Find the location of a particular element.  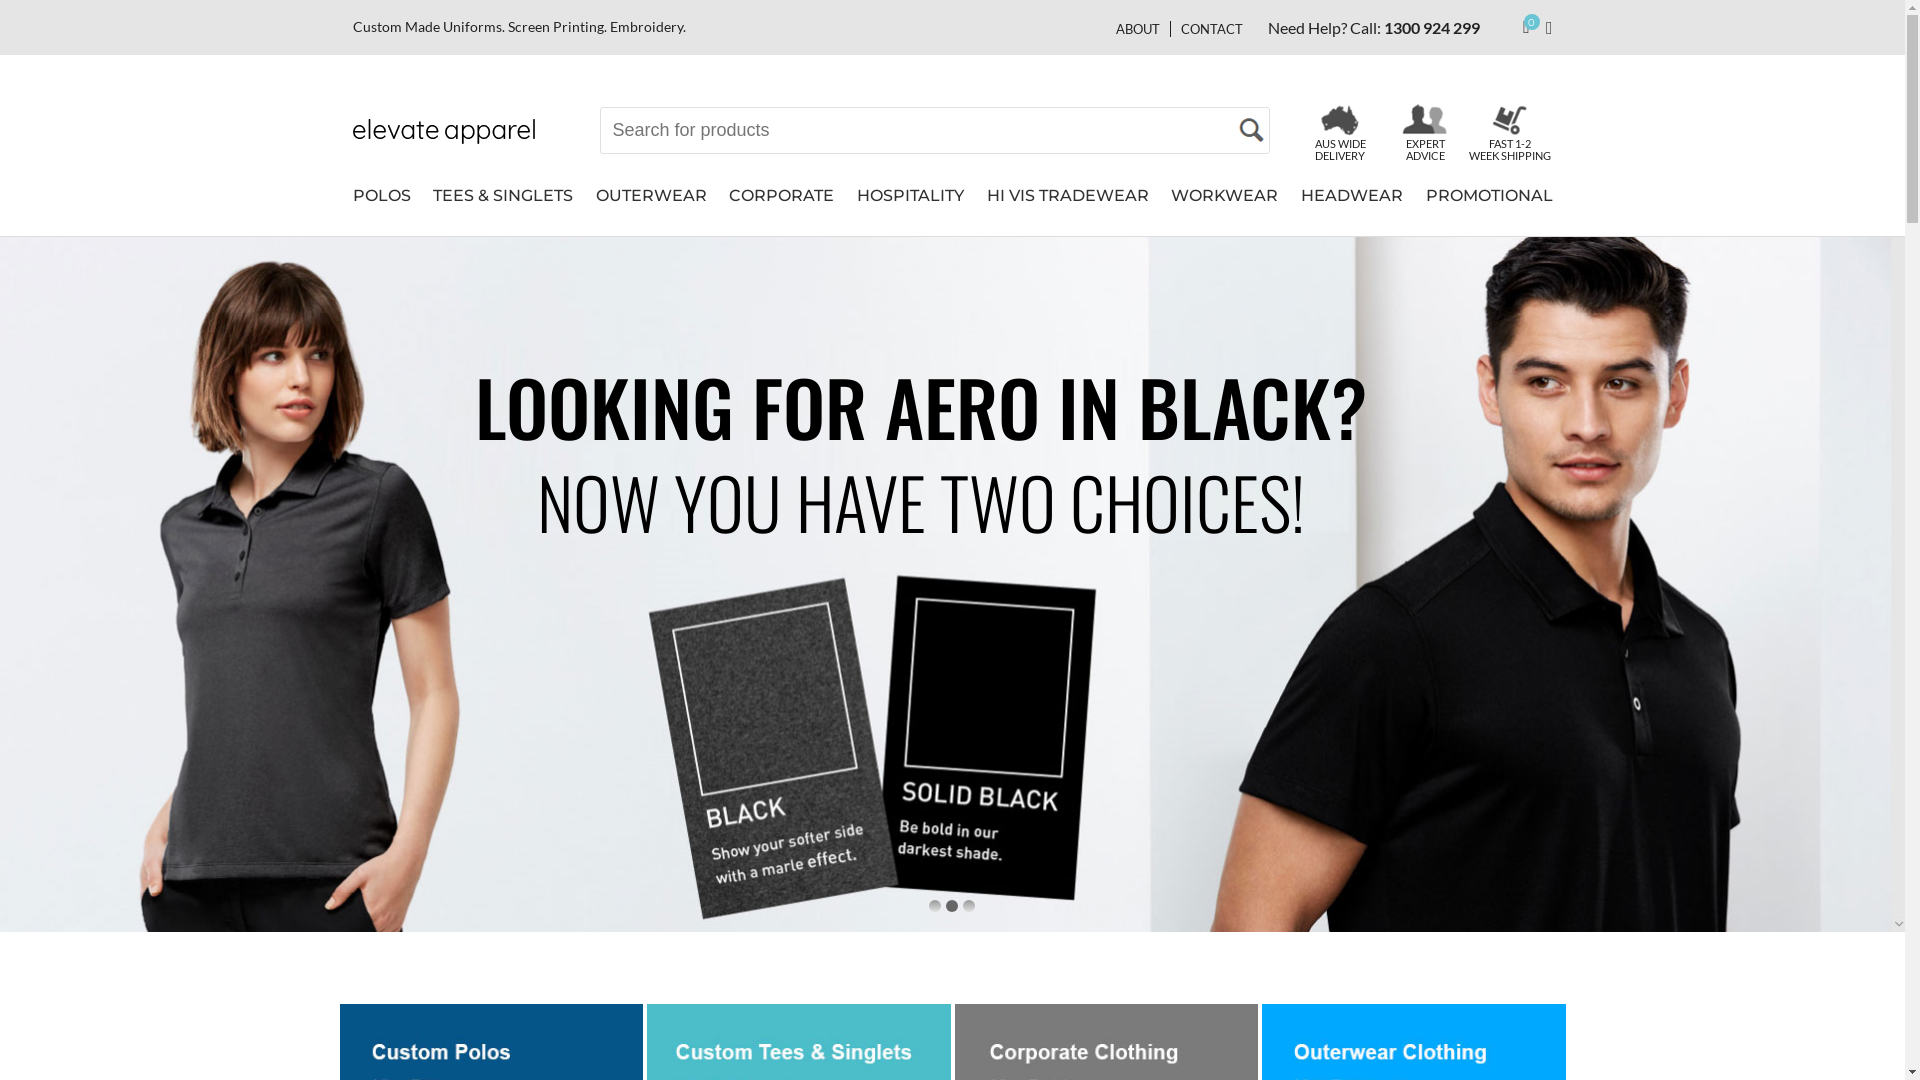

'Search' is located at coordinates (1249, 130).